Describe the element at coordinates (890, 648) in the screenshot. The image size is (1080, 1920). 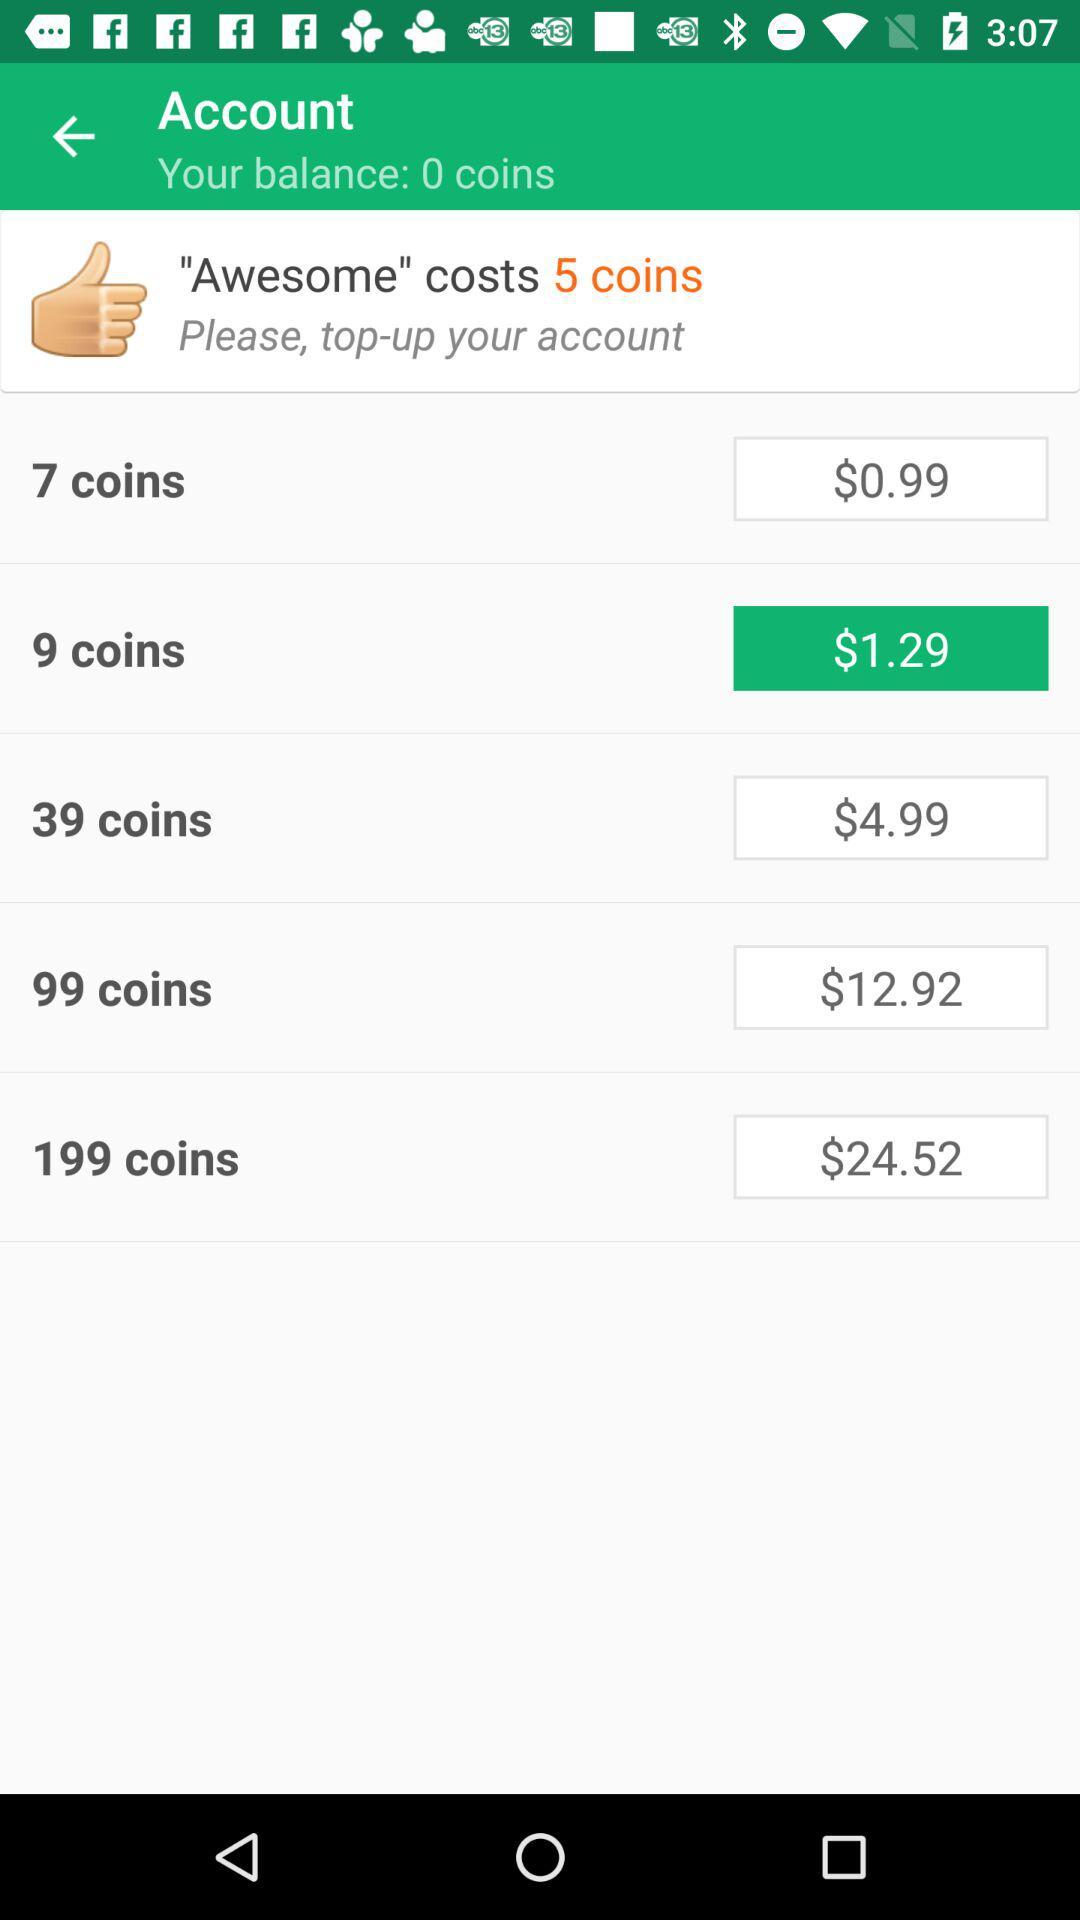
I see `$1.29 icon` at that location.